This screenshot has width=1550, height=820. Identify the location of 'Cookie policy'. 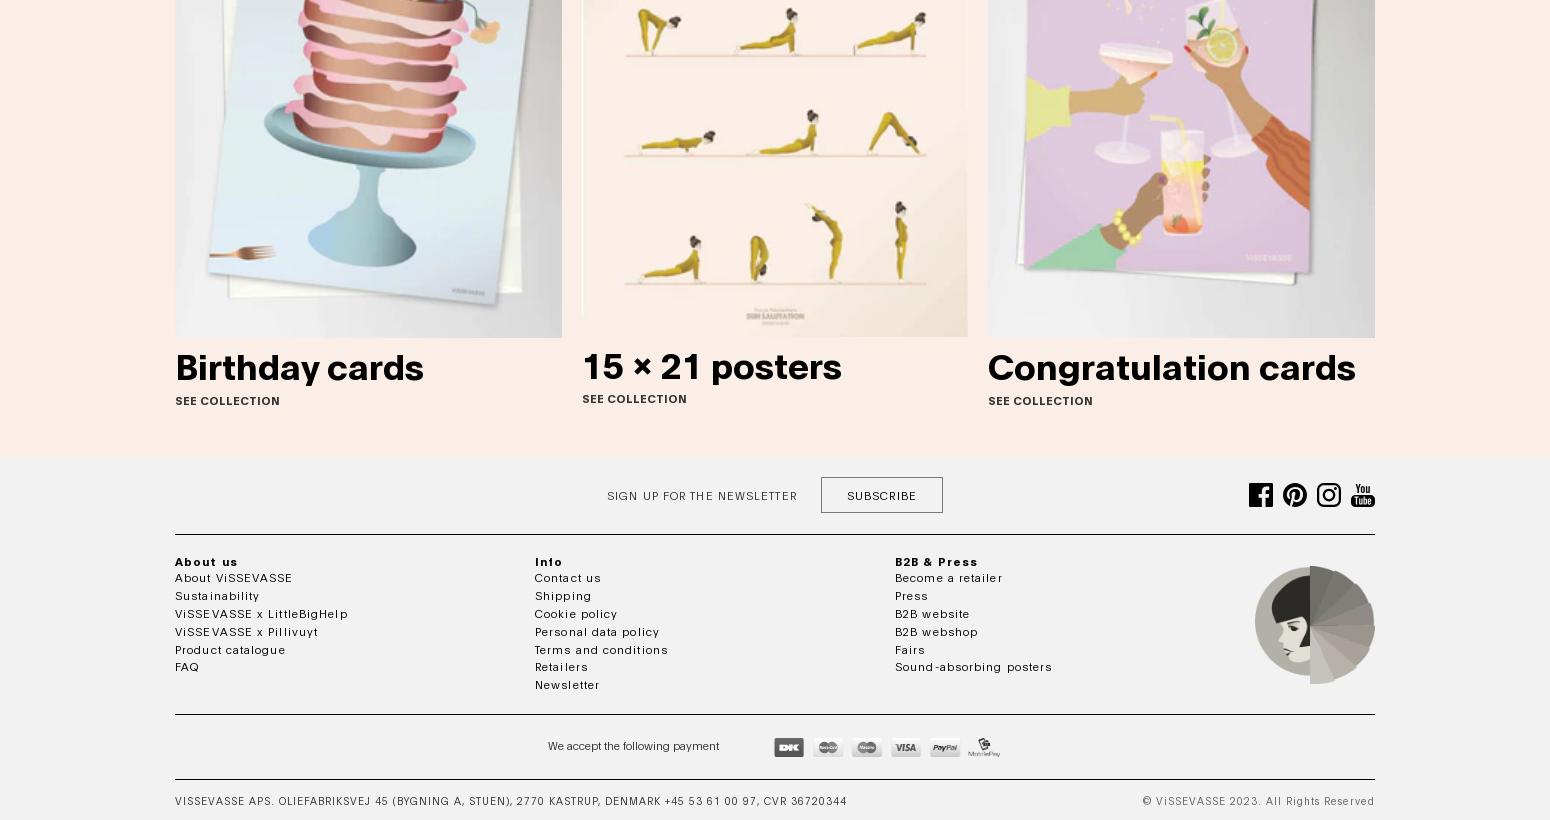
(576, 611).